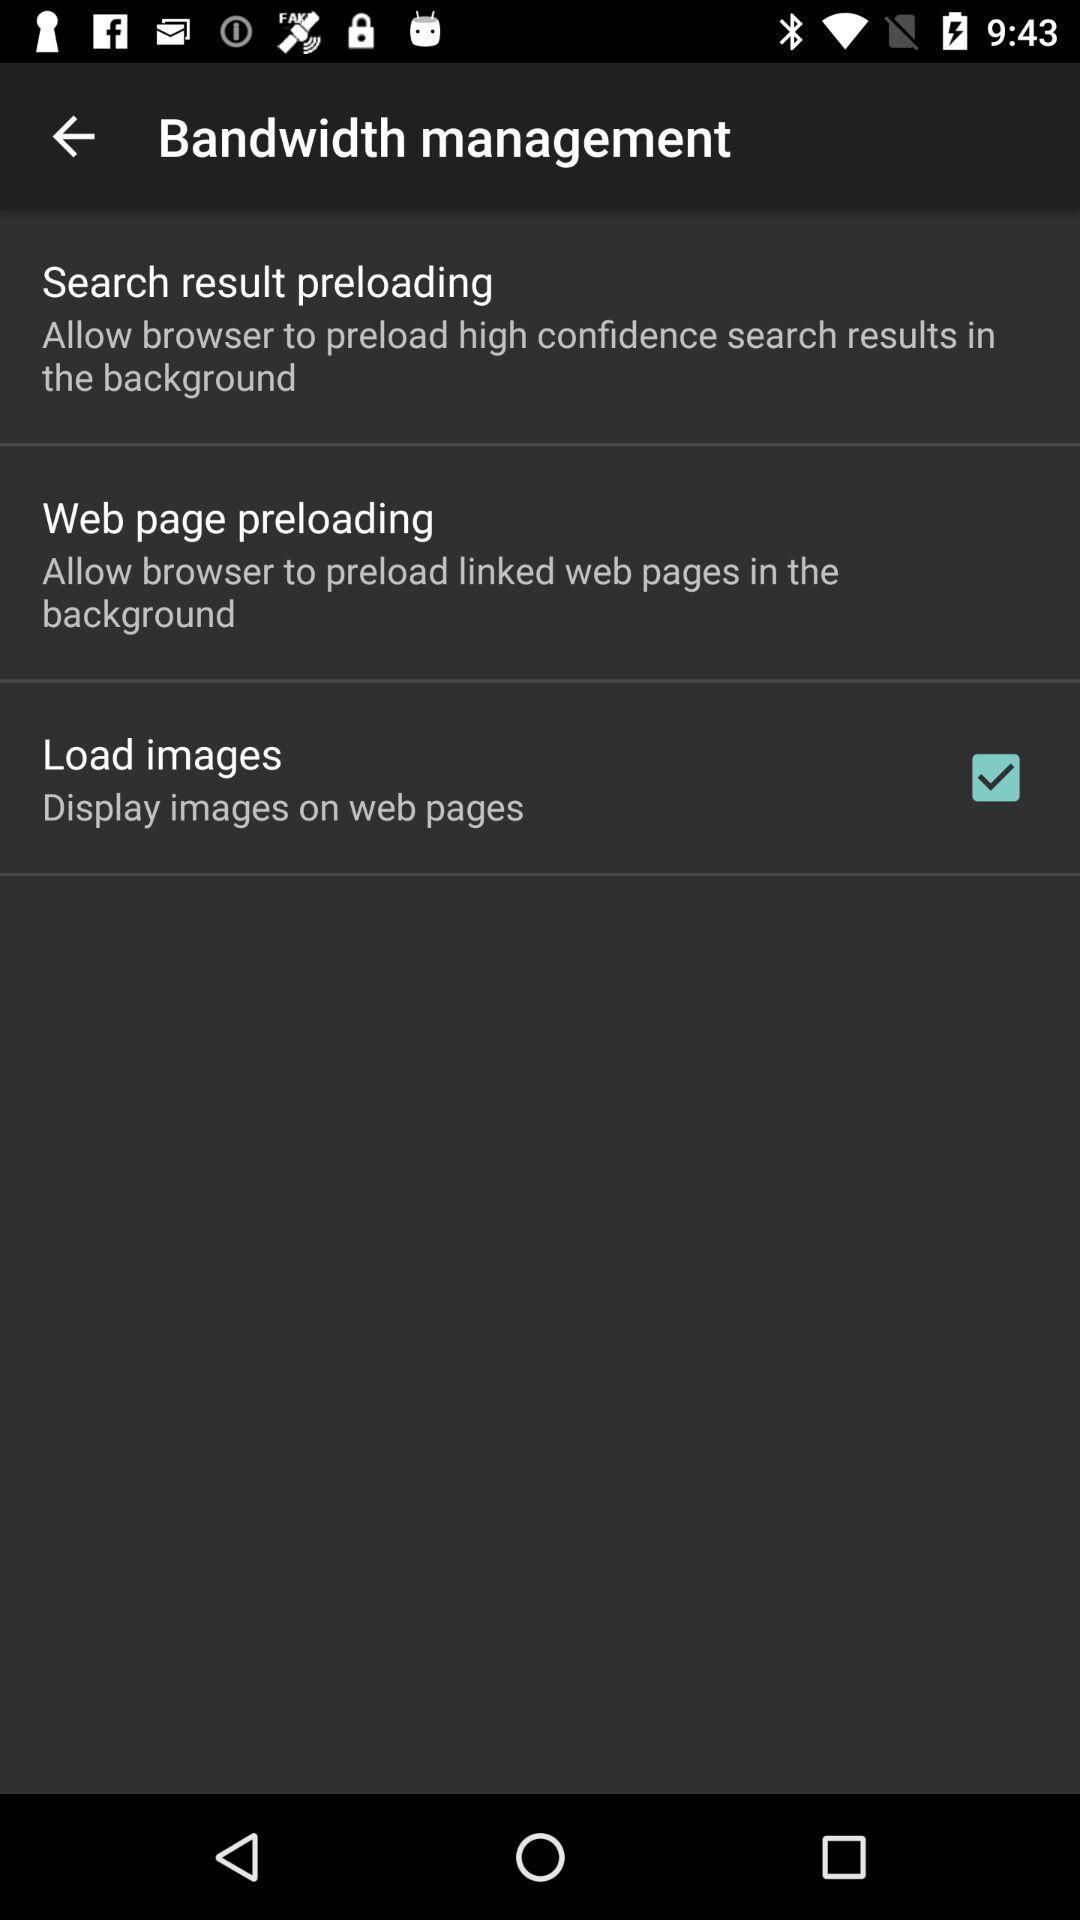 Image resolution: width=1080 pixels, height=1920 pixels. Describe the element at coordinates (237, 516) in the screenshot. I see `the web page preloading` at that location.